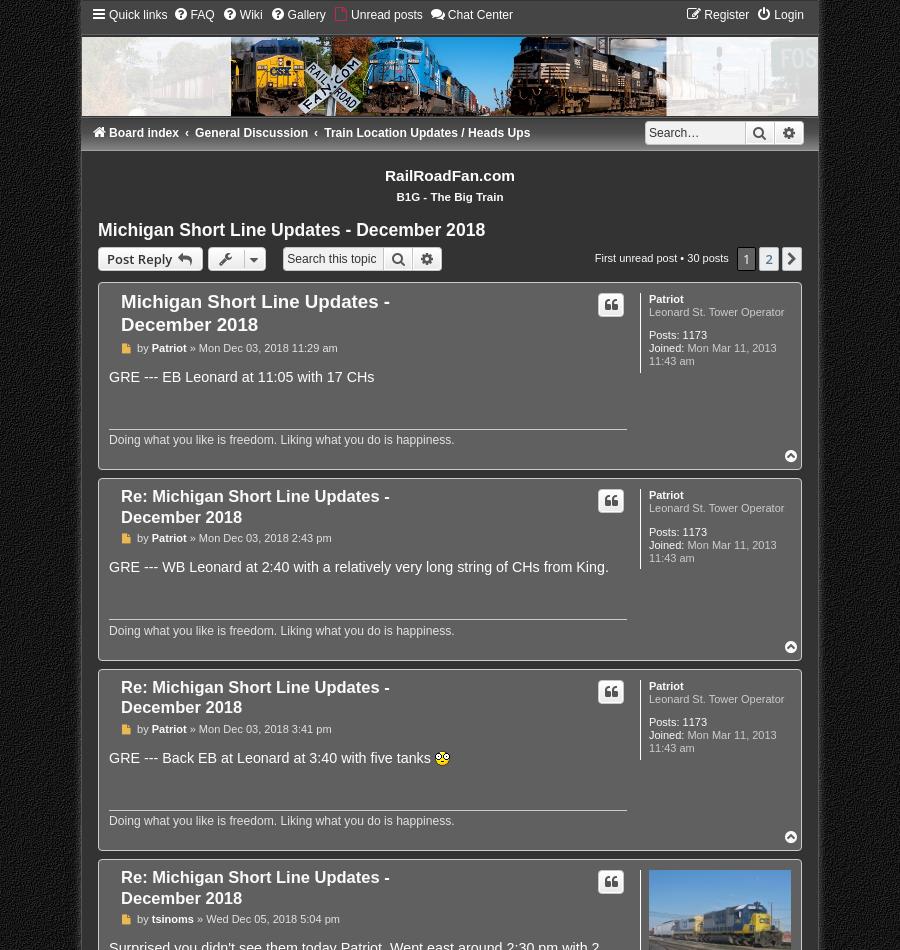  Describe the element at coordinates (107, 755) in the screenshot. I see `'GRE --- Back EB at Leonard at 3:40 with five tanks'` at that location.